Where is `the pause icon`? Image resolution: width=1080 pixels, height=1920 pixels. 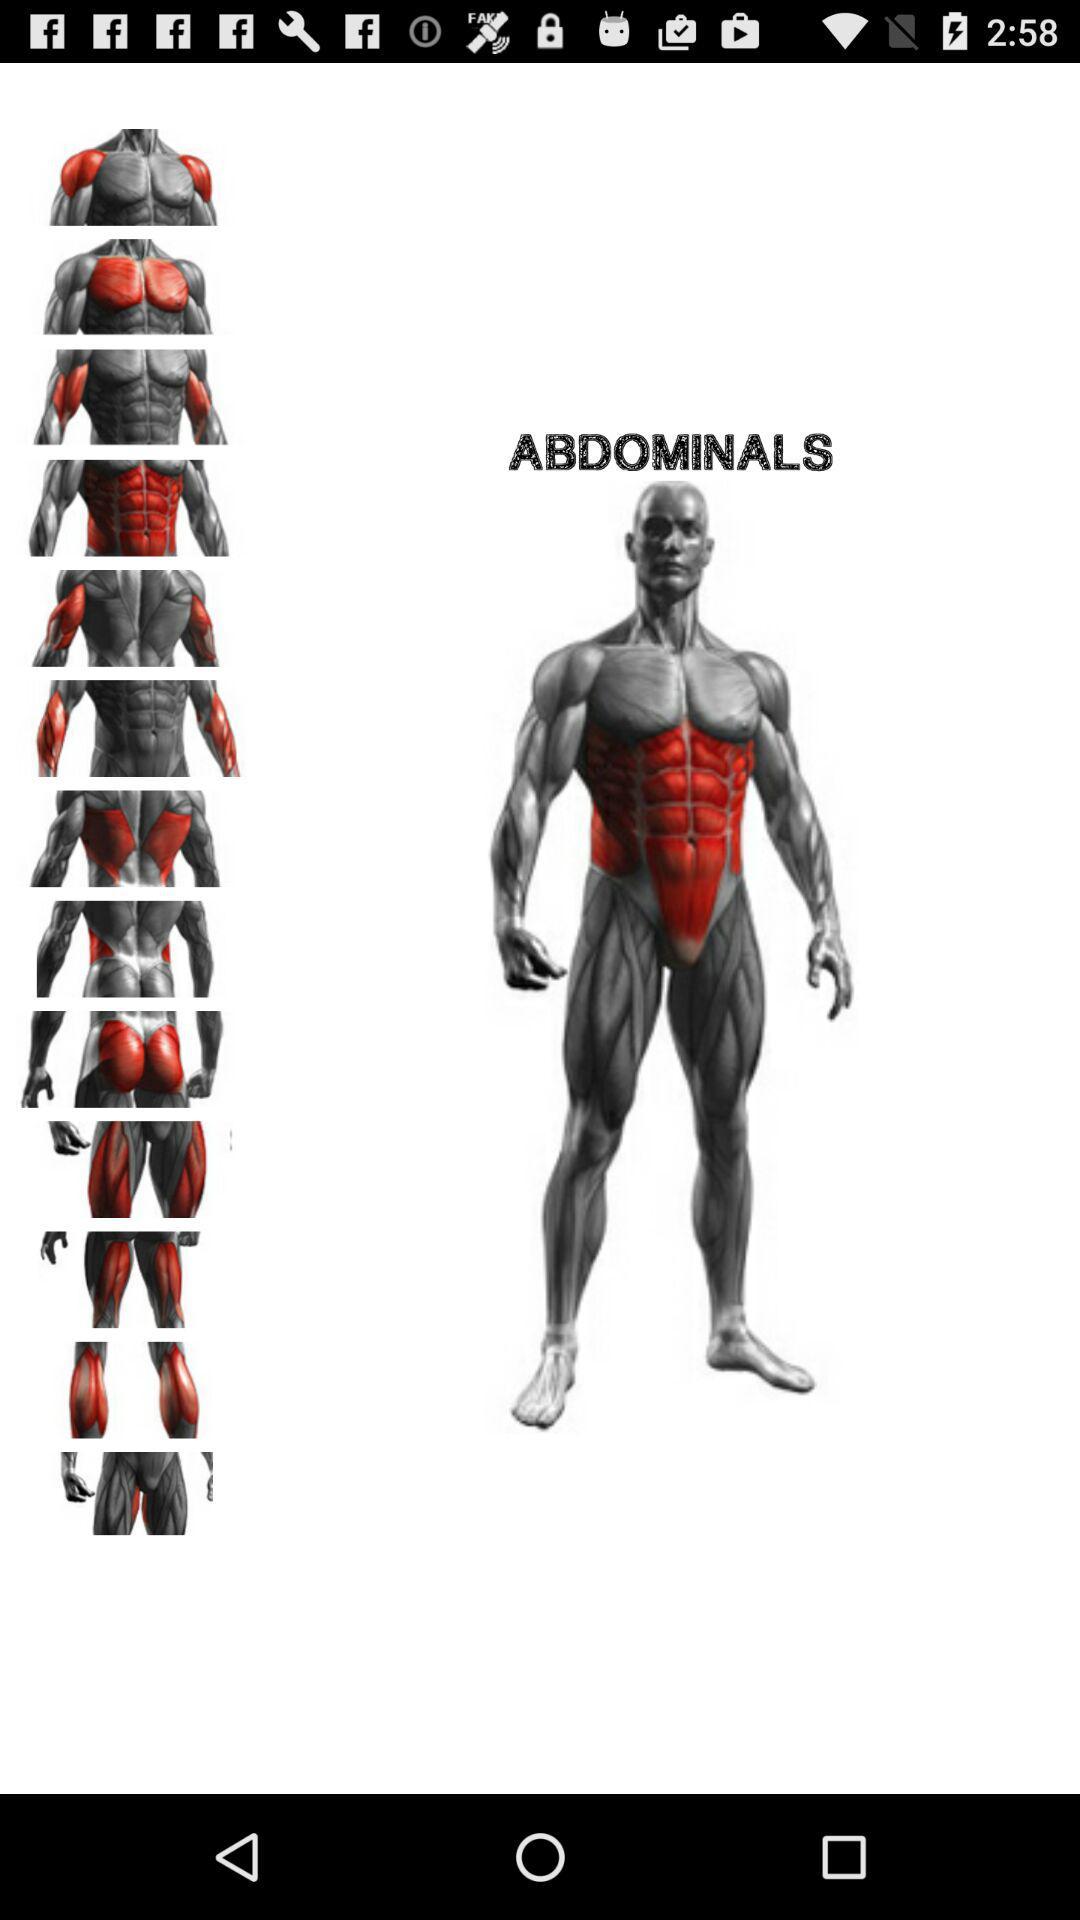 the pause icon is located at coordinates (131, 1480).